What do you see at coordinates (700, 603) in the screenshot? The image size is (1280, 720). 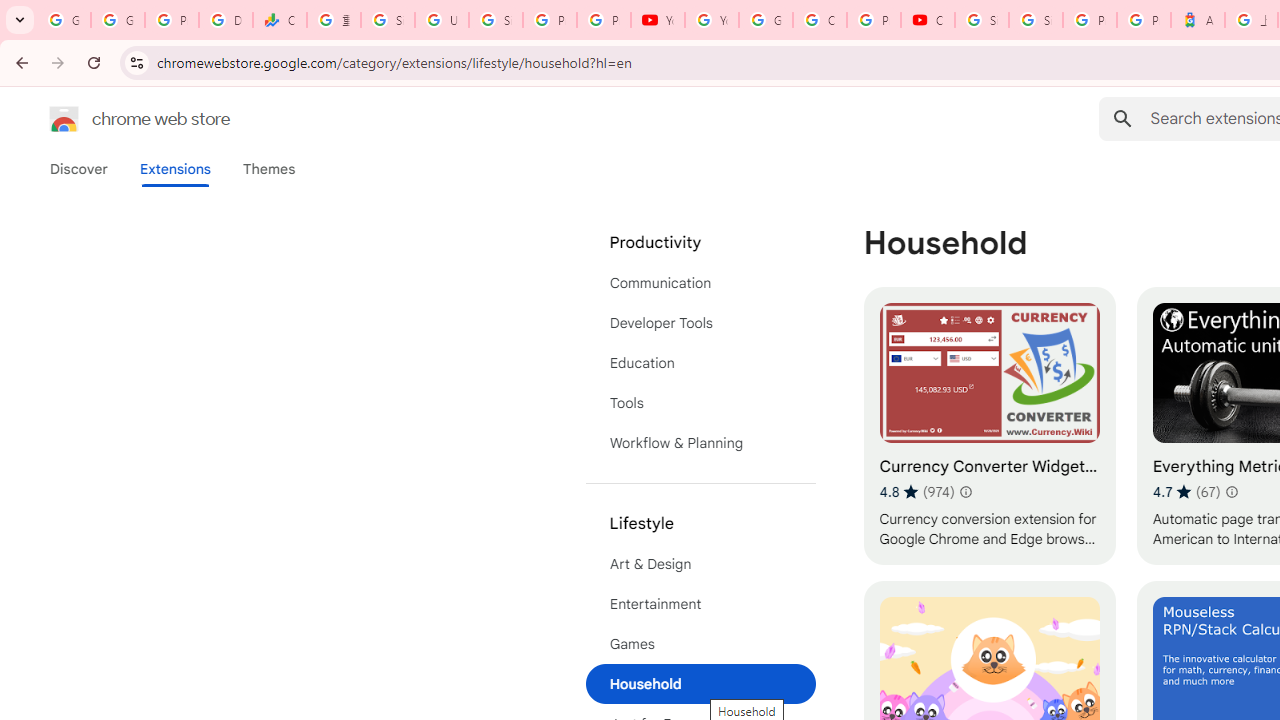 I see `'Entertainment'` at bounding box center [700, 603].